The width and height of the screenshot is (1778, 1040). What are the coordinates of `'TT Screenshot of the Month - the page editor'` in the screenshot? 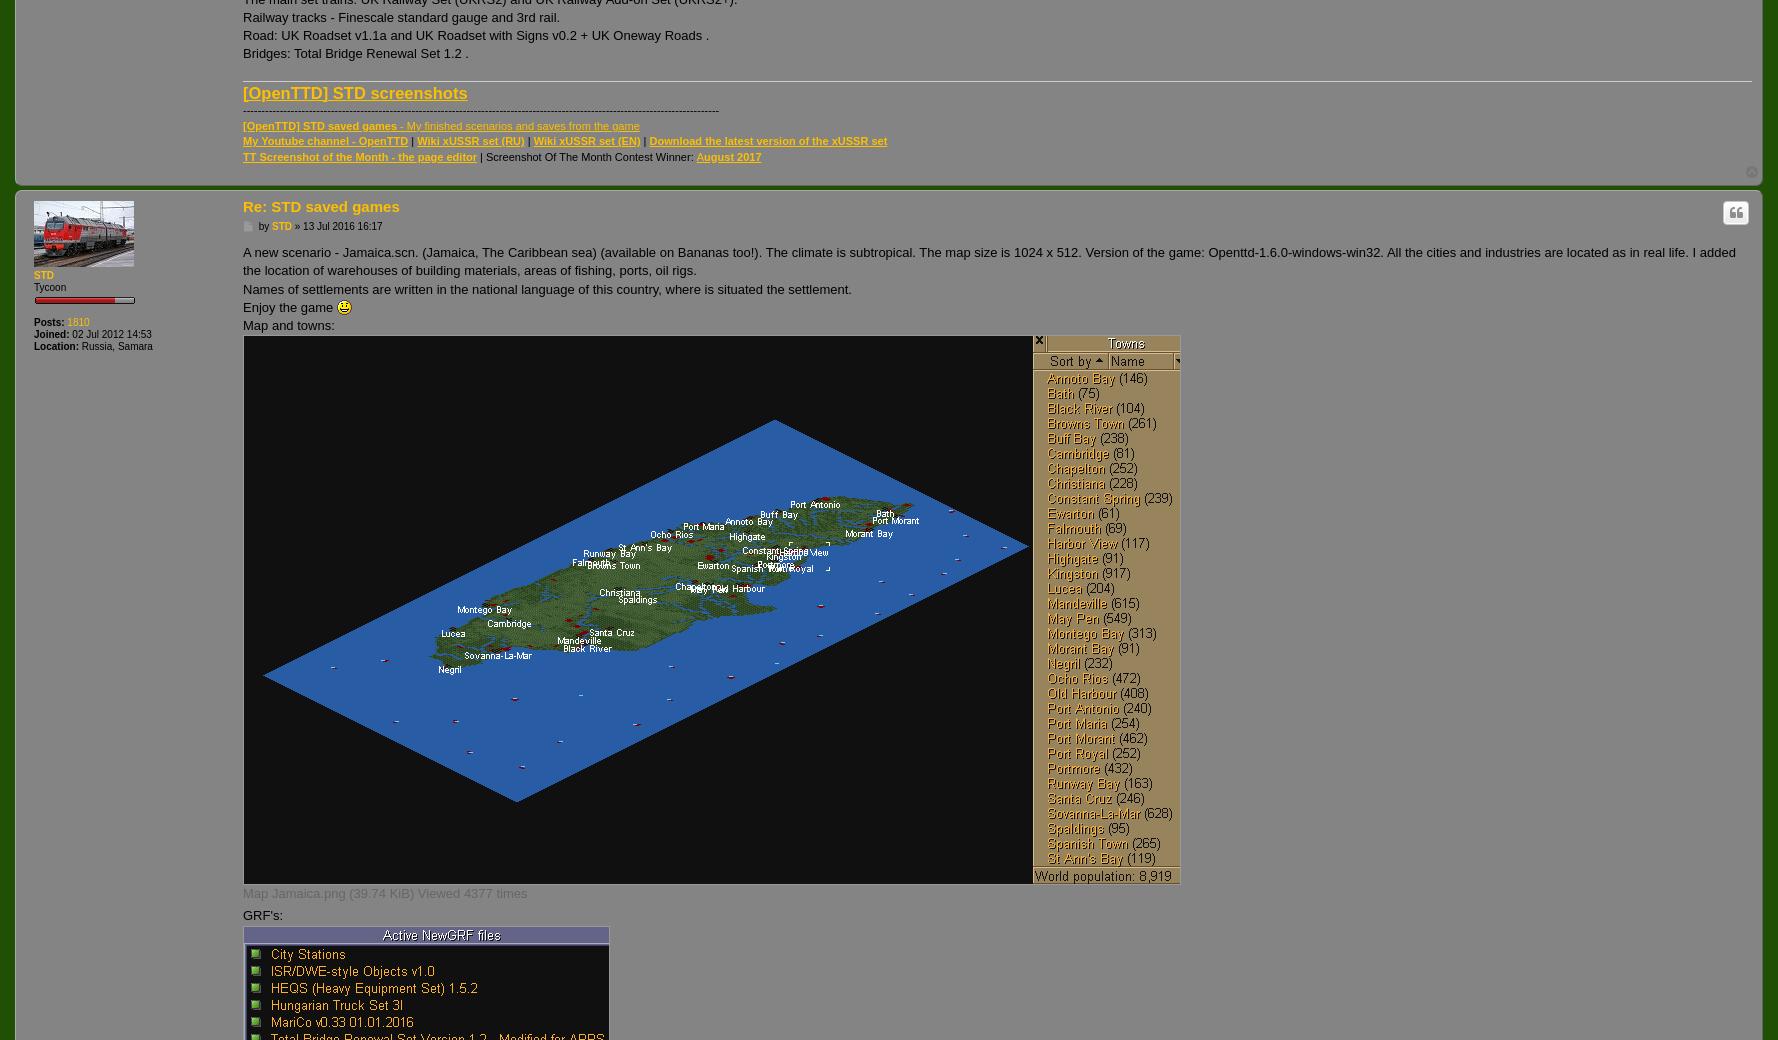 It's located at (359, 156).